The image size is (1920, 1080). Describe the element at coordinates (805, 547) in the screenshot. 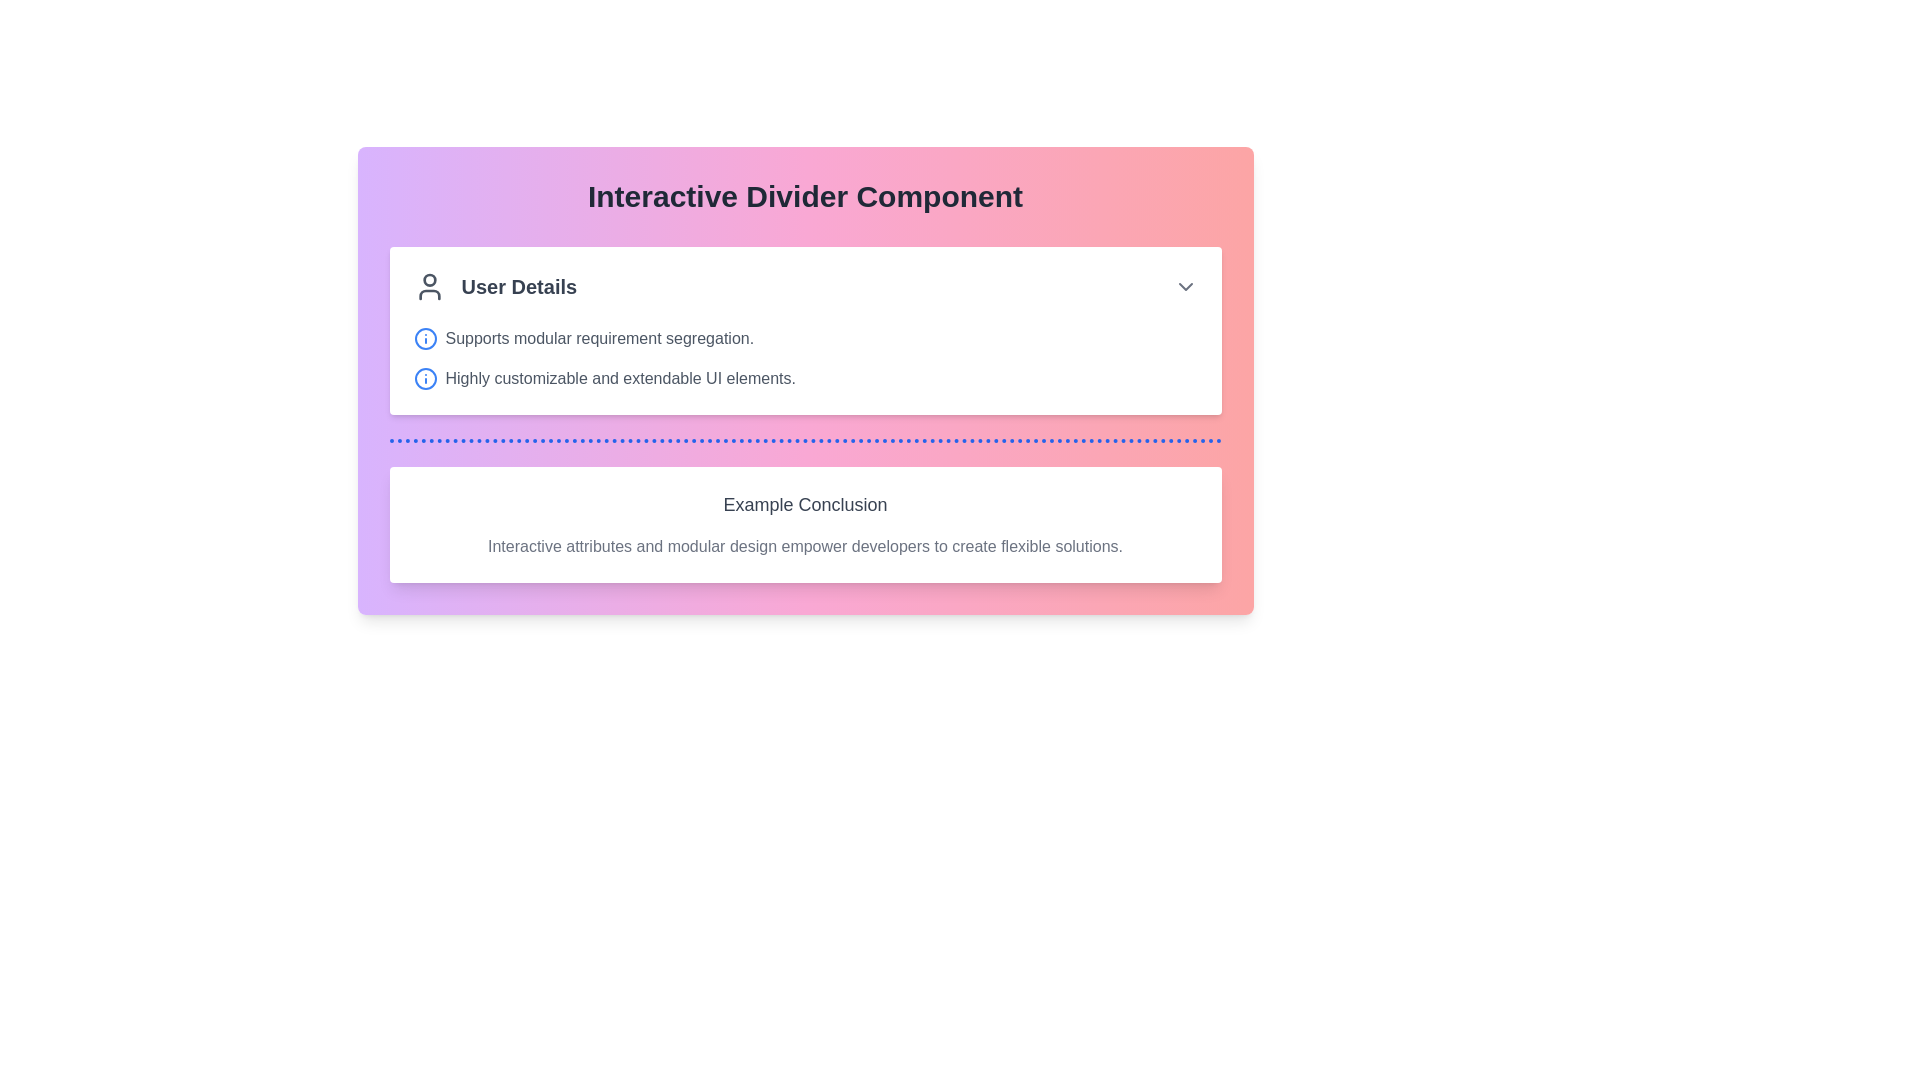

I see `the static text block that provides descriptive information below the heading 'Example Conclusion'` at that location.